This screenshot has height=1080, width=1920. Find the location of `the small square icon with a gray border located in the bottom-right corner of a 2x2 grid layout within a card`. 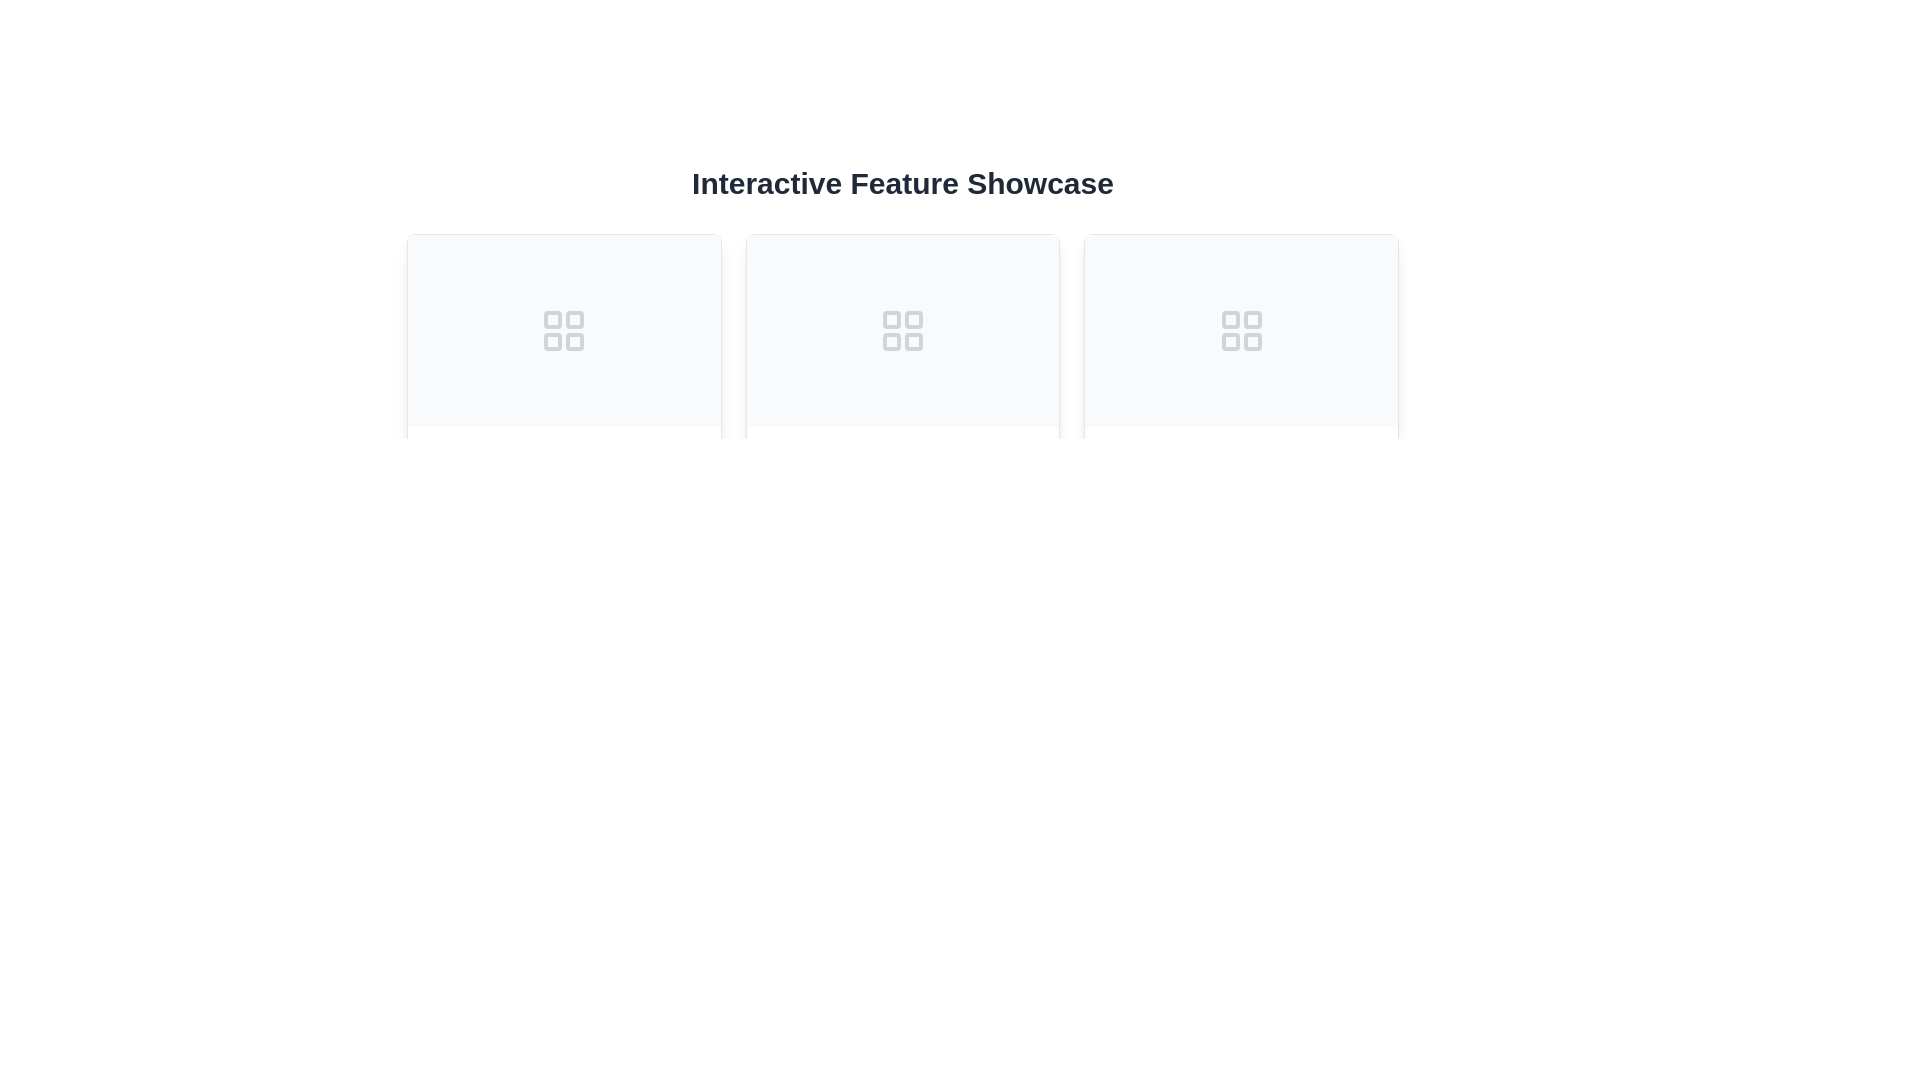

the small square icon with a gray border located in the bottom-right corner of a 2x2 grid layout within a card is located at coordinates (912, 341).